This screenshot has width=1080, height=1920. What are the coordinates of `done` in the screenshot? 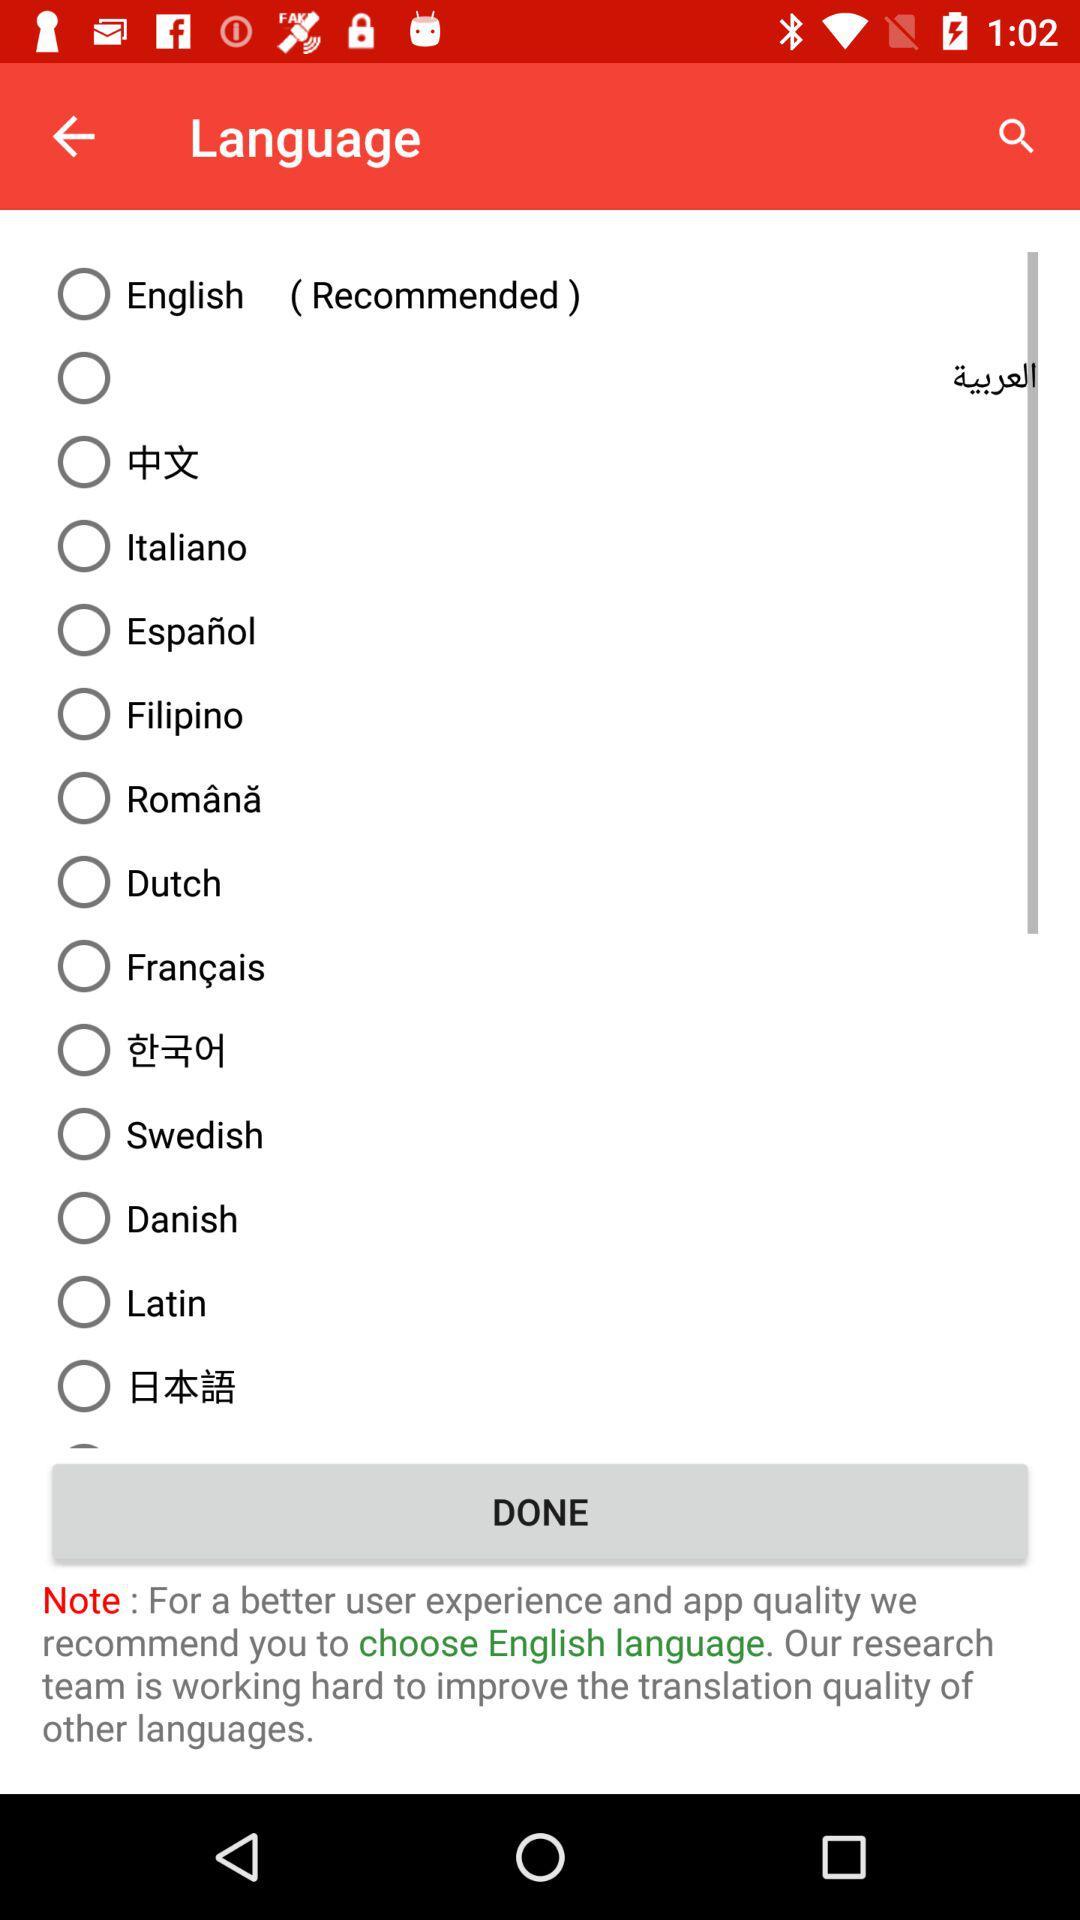 It's located at (540, 1511).